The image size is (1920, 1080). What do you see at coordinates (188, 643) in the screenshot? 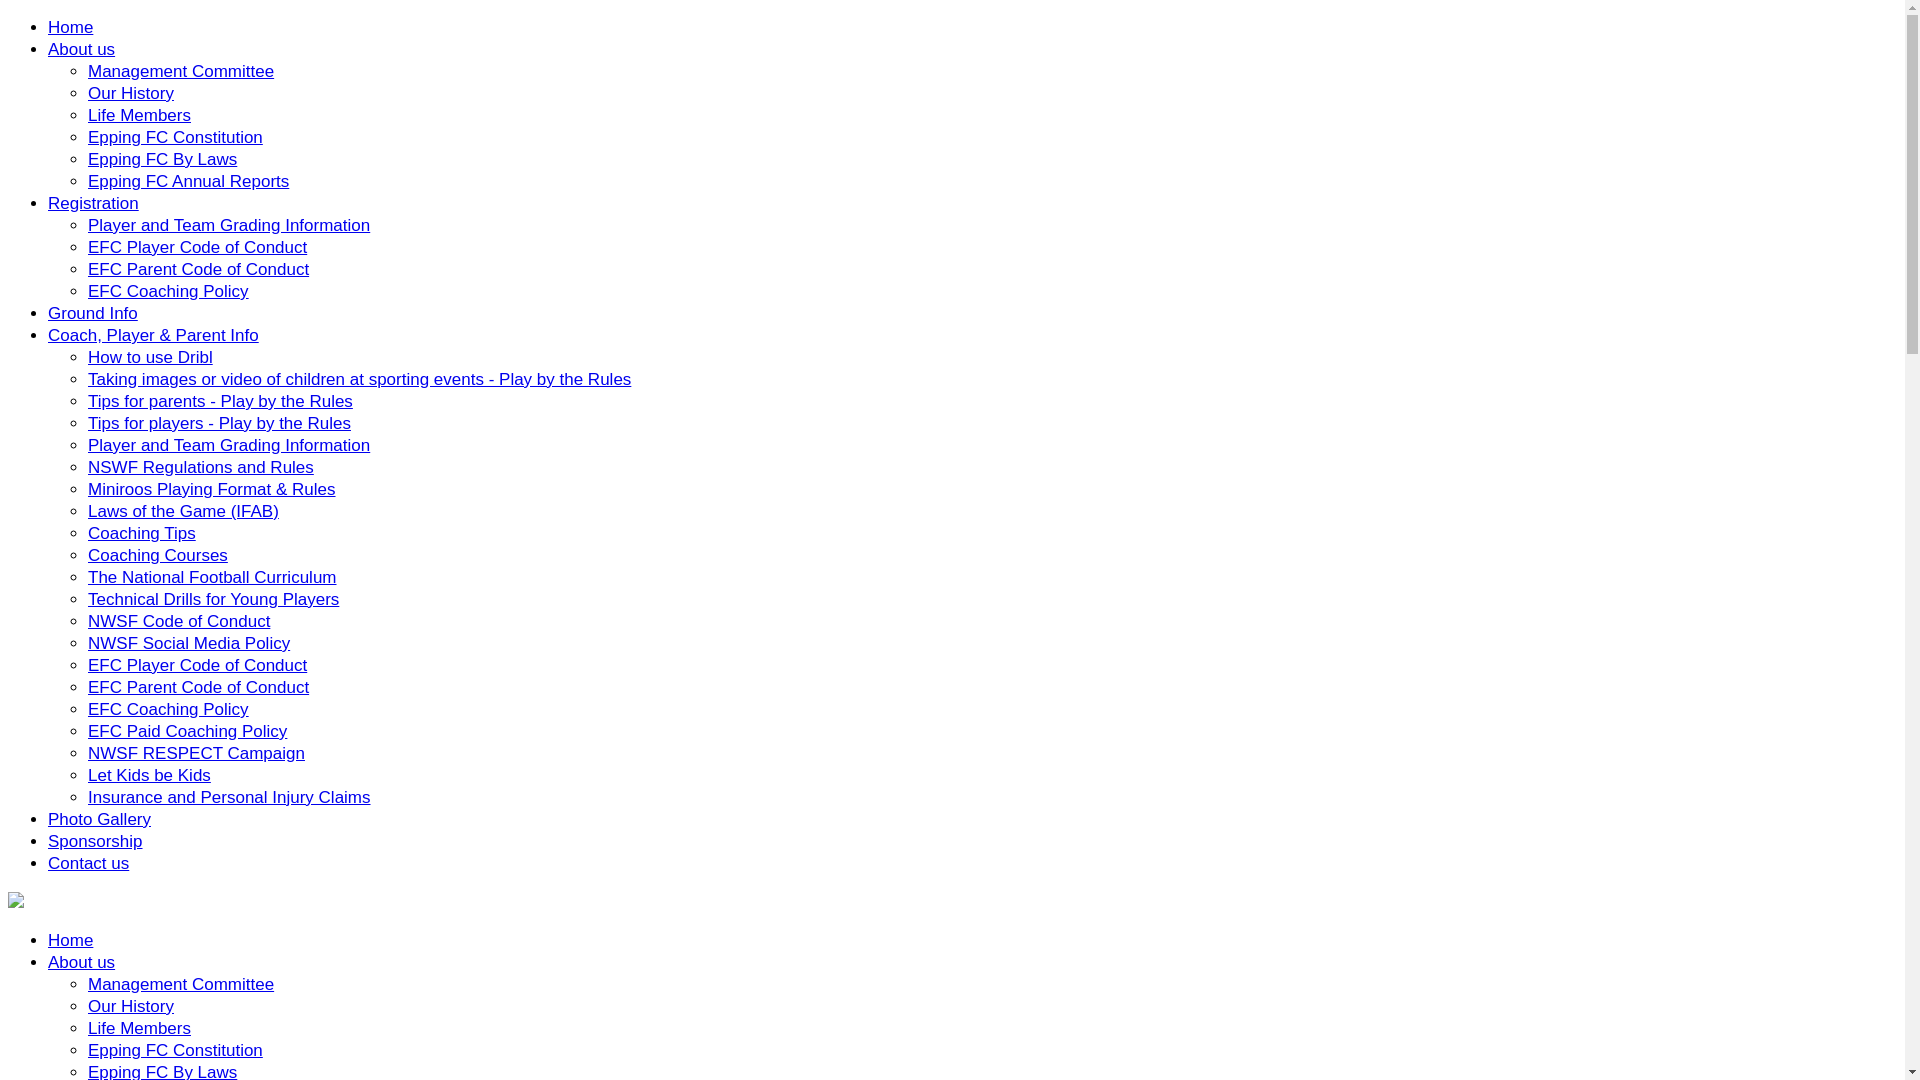
I see `'NWSF Social Media Policy'` at bounding box center [188, 643].